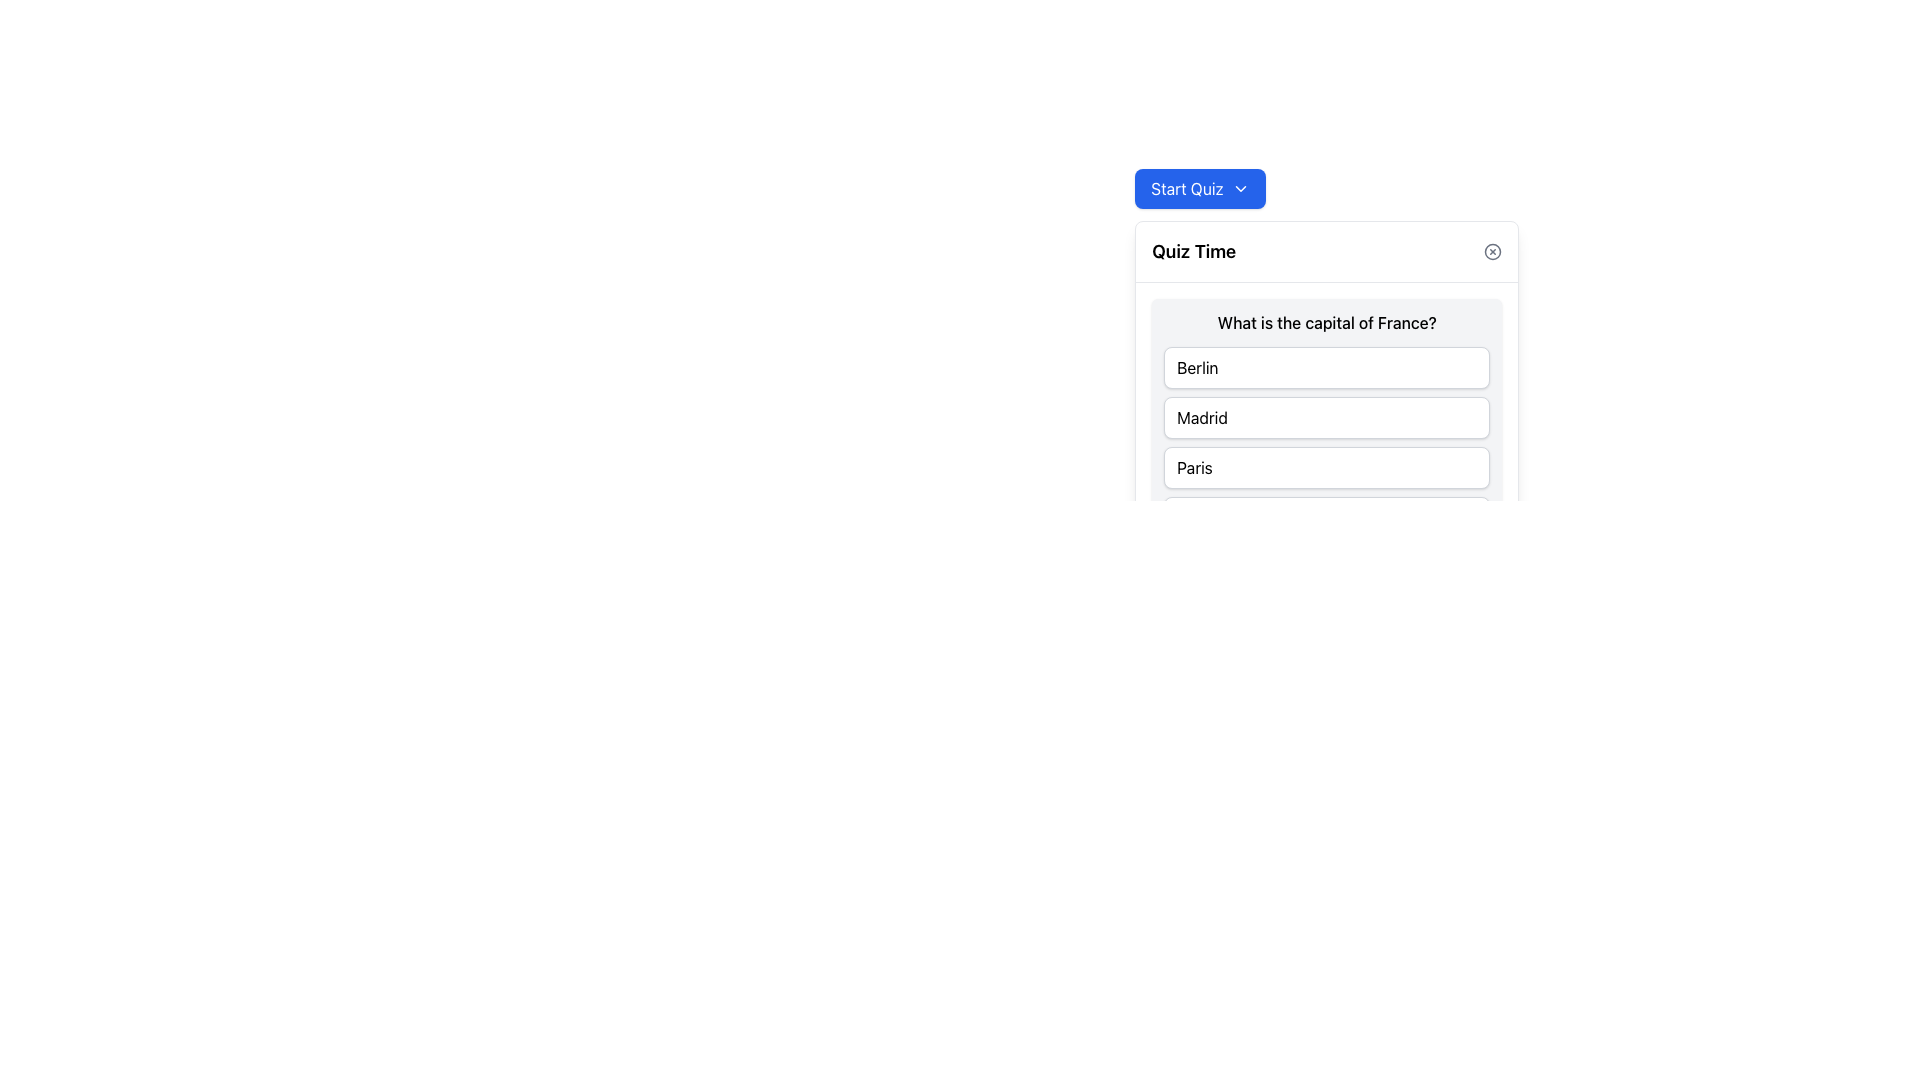  Describe the element at coordinates (1327, 367) in the screenshot. I see `the 'Berlin' button, which is the first option in the vertical list under the question 'What is the capital of France?'` at that location.